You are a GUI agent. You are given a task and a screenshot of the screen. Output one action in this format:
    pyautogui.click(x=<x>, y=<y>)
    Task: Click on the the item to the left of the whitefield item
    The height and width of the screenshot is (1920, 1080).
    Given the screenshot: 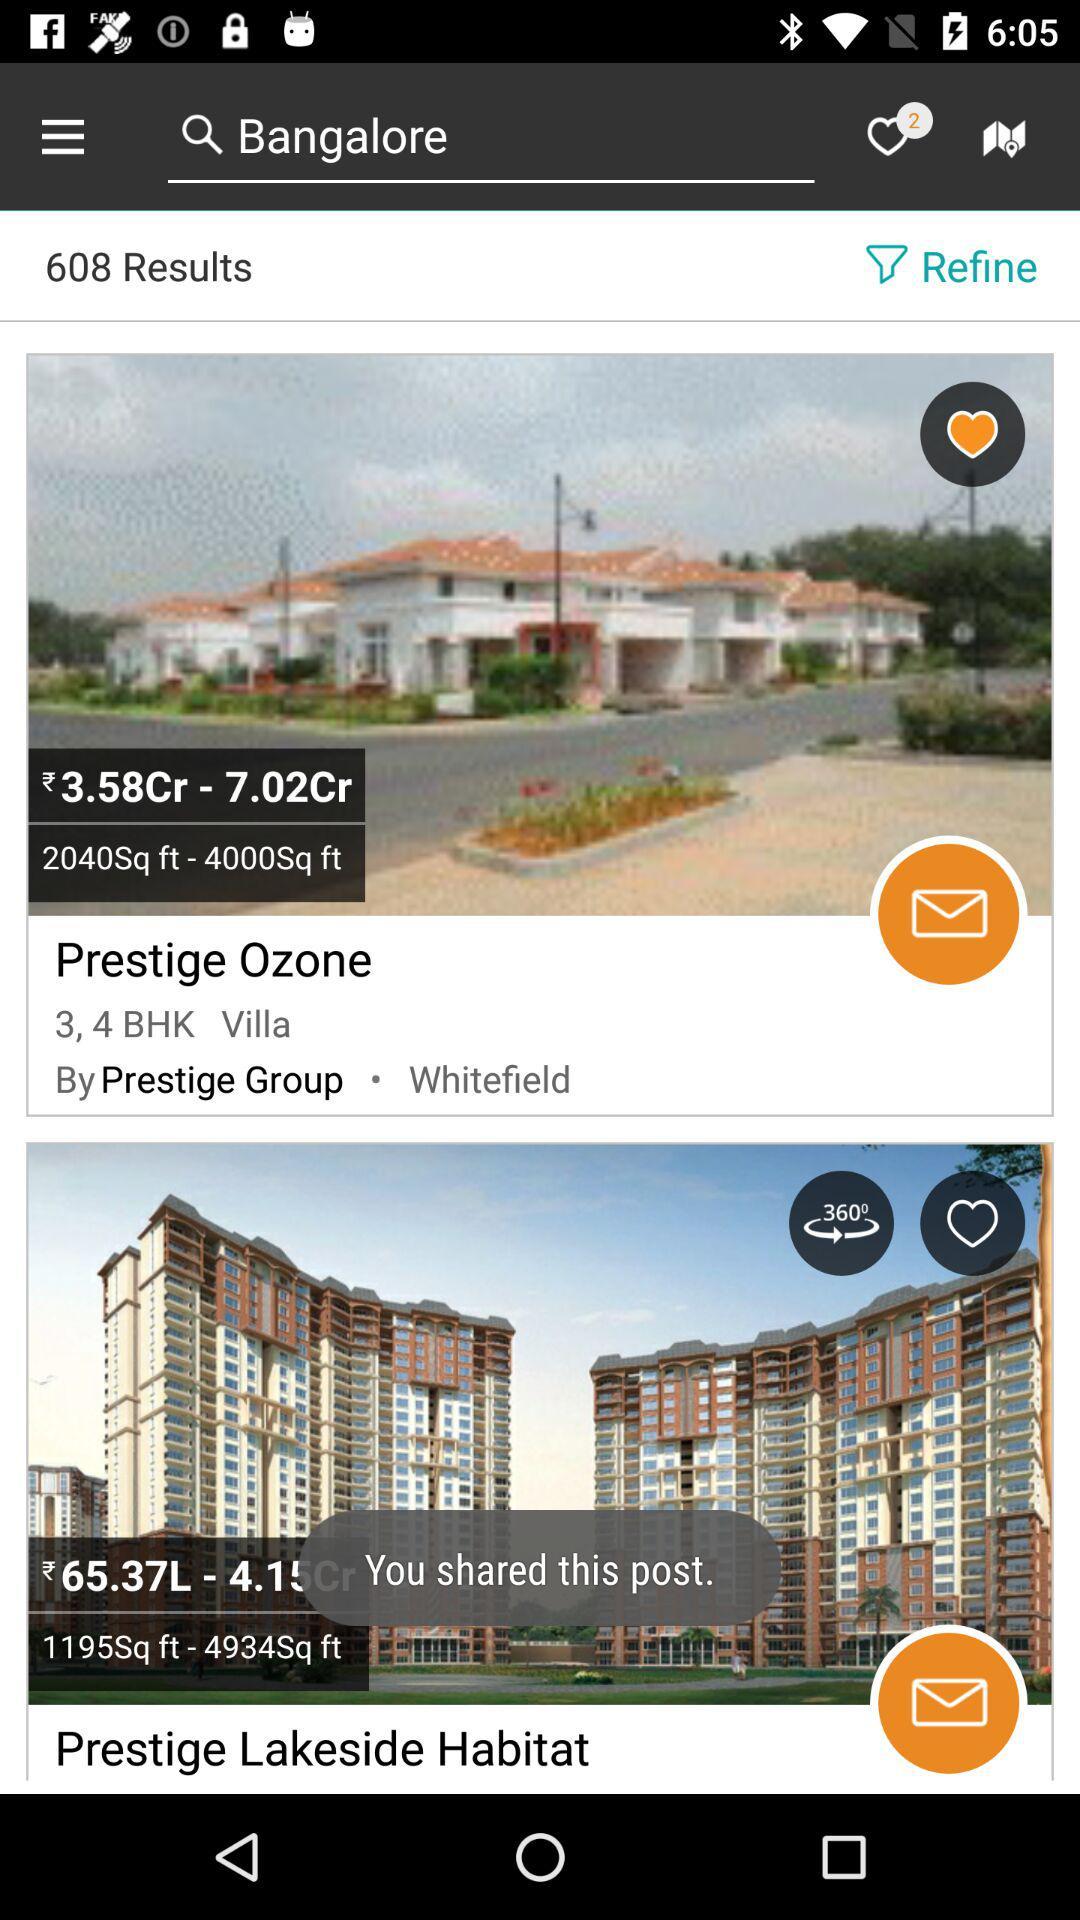 What is the action you would take?
    pyautogui.click(x=376, y=1077)
    